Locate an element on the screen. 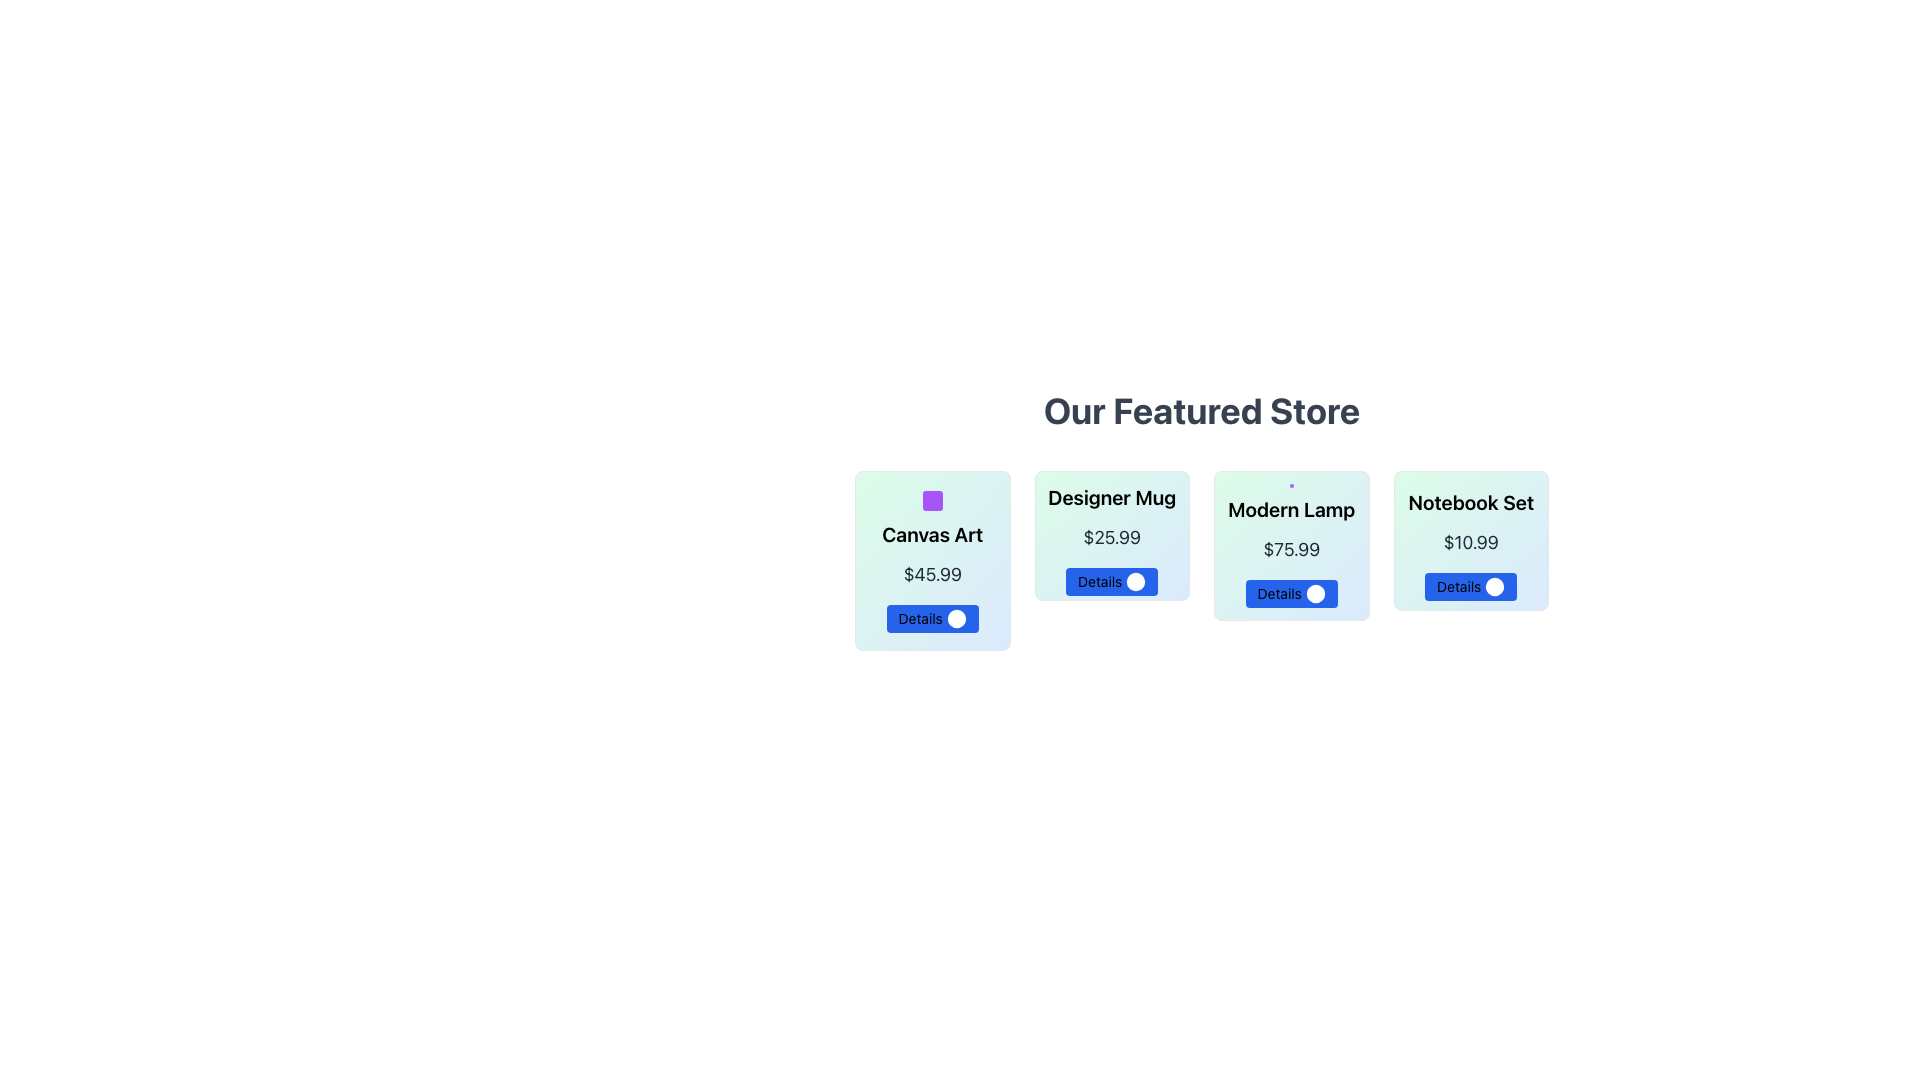 Image resolution: width=1920 pixels, height=1080 pixels. the static text element that identifies the product displayed on the second product card from the left, located at the top-center area above the price and details button is located at coordinates (1111, 496).